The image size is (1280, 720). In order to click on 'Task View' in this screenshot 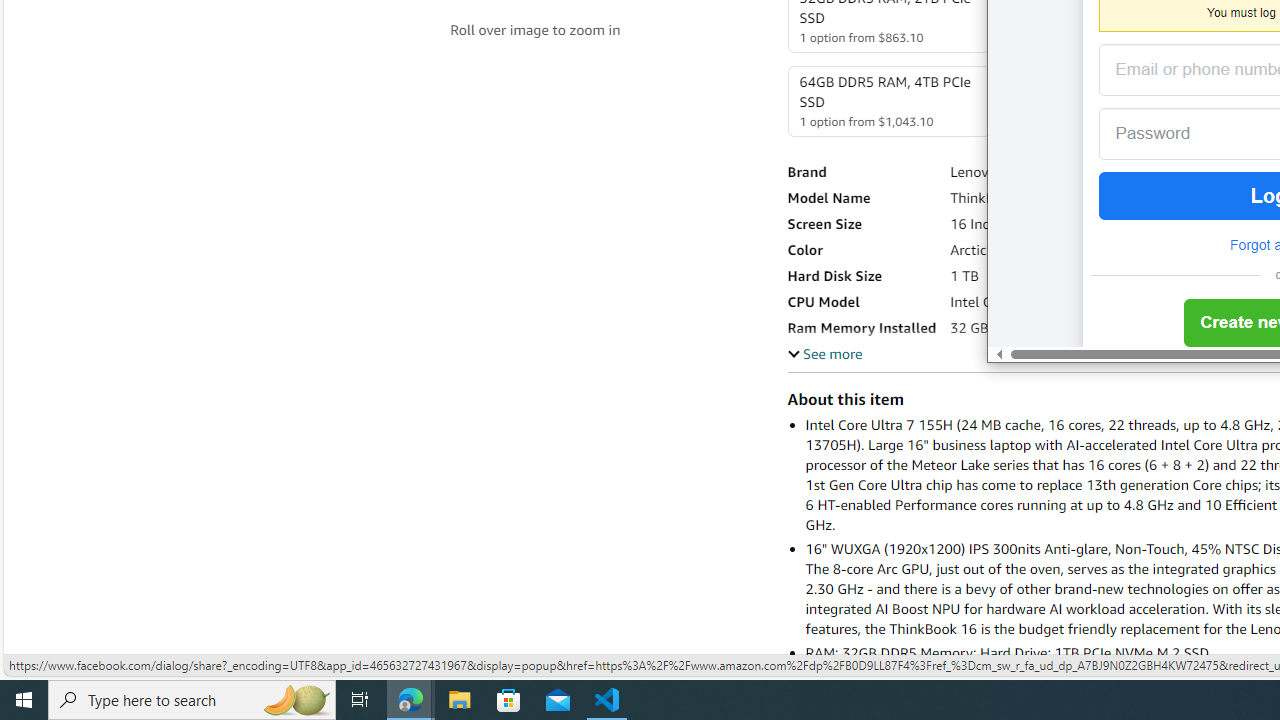, I will do `click(359, 698)`.